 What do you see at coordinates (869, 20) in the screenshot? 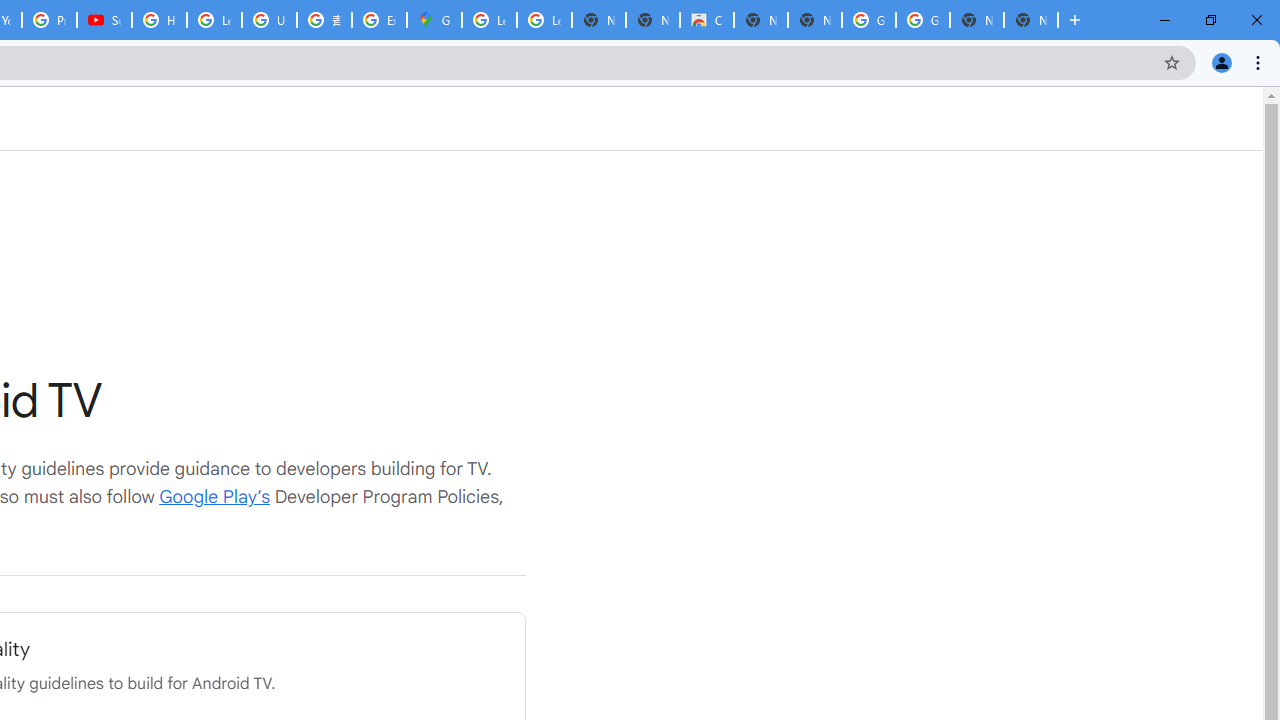
I see `'Google Images'` at bounding box center [869, 20].